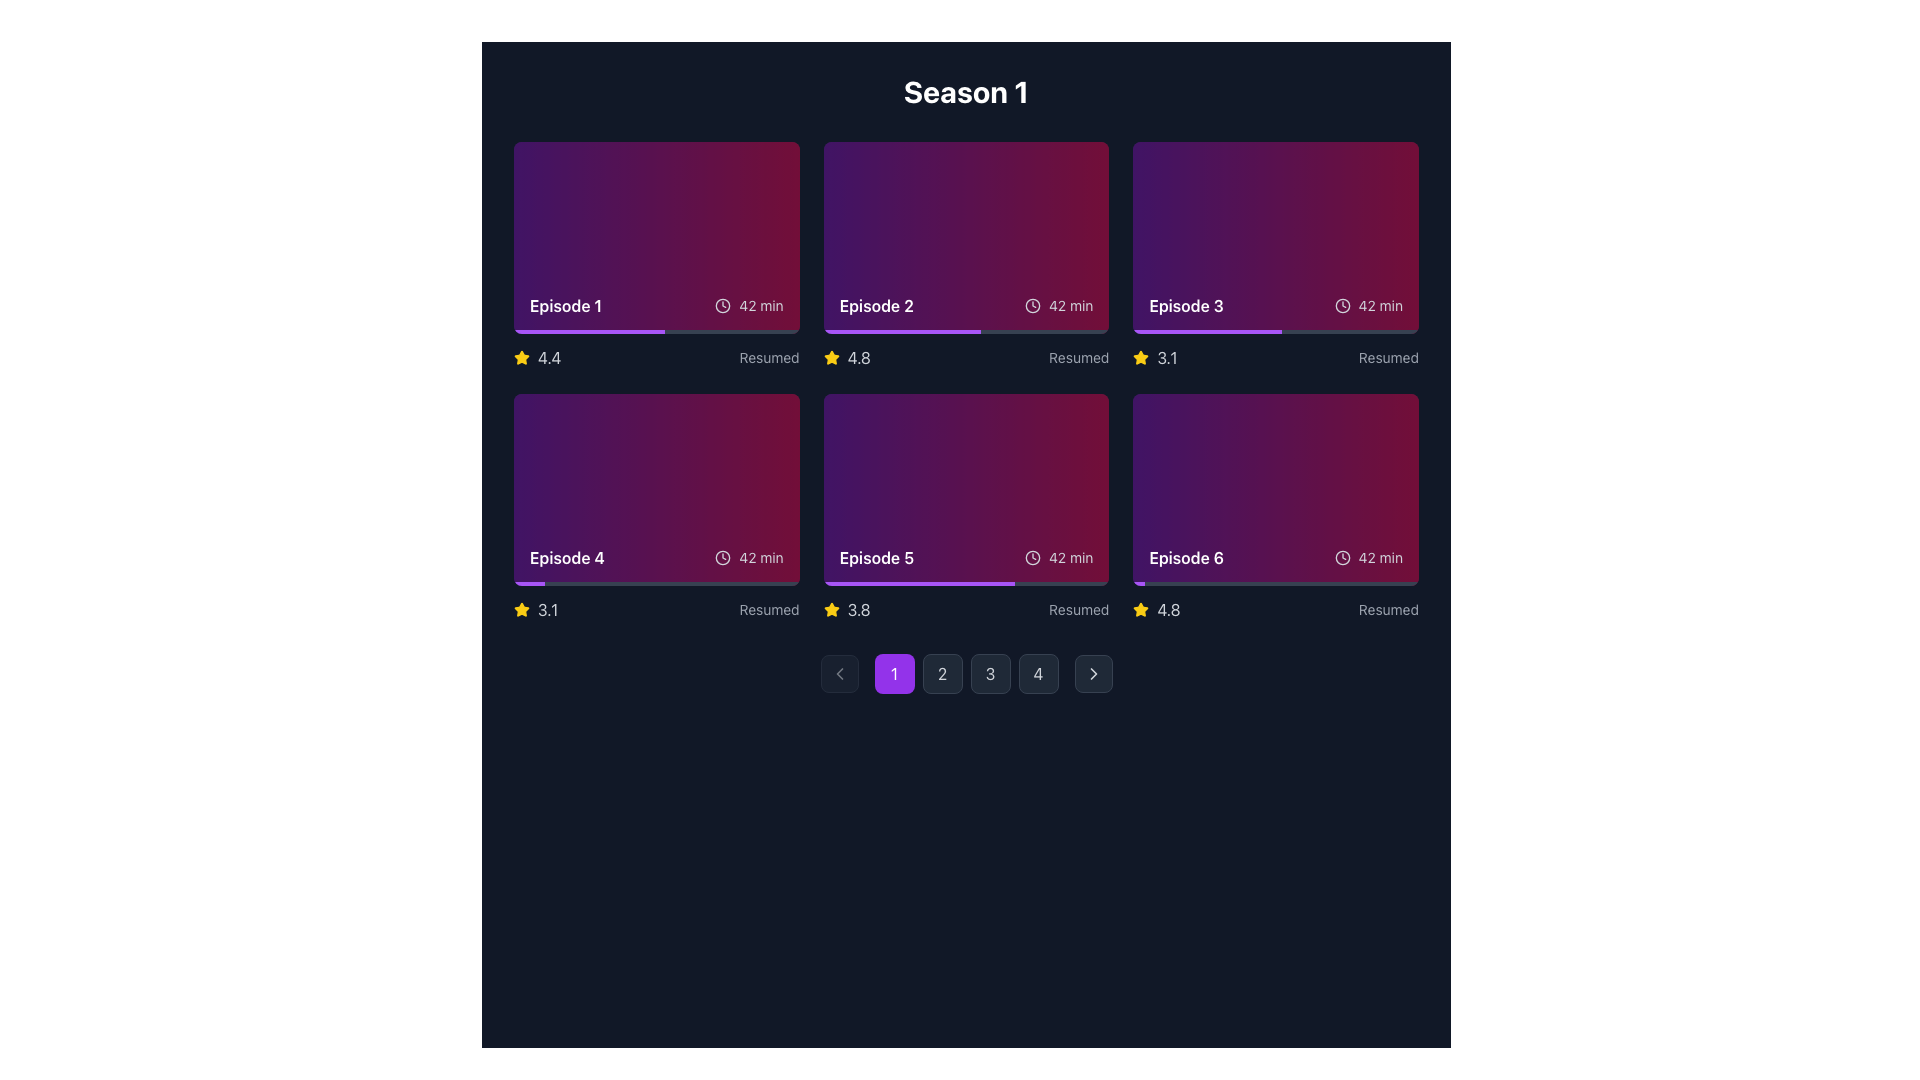 The width and height of the screenshot is (1920, 1080). What do you see at coordinates (966, 674) in the screenshot?
I see `the button displaying the number '3' with a dark background and rounded corners for keyboard interaction` at bounding box center [966, 674].